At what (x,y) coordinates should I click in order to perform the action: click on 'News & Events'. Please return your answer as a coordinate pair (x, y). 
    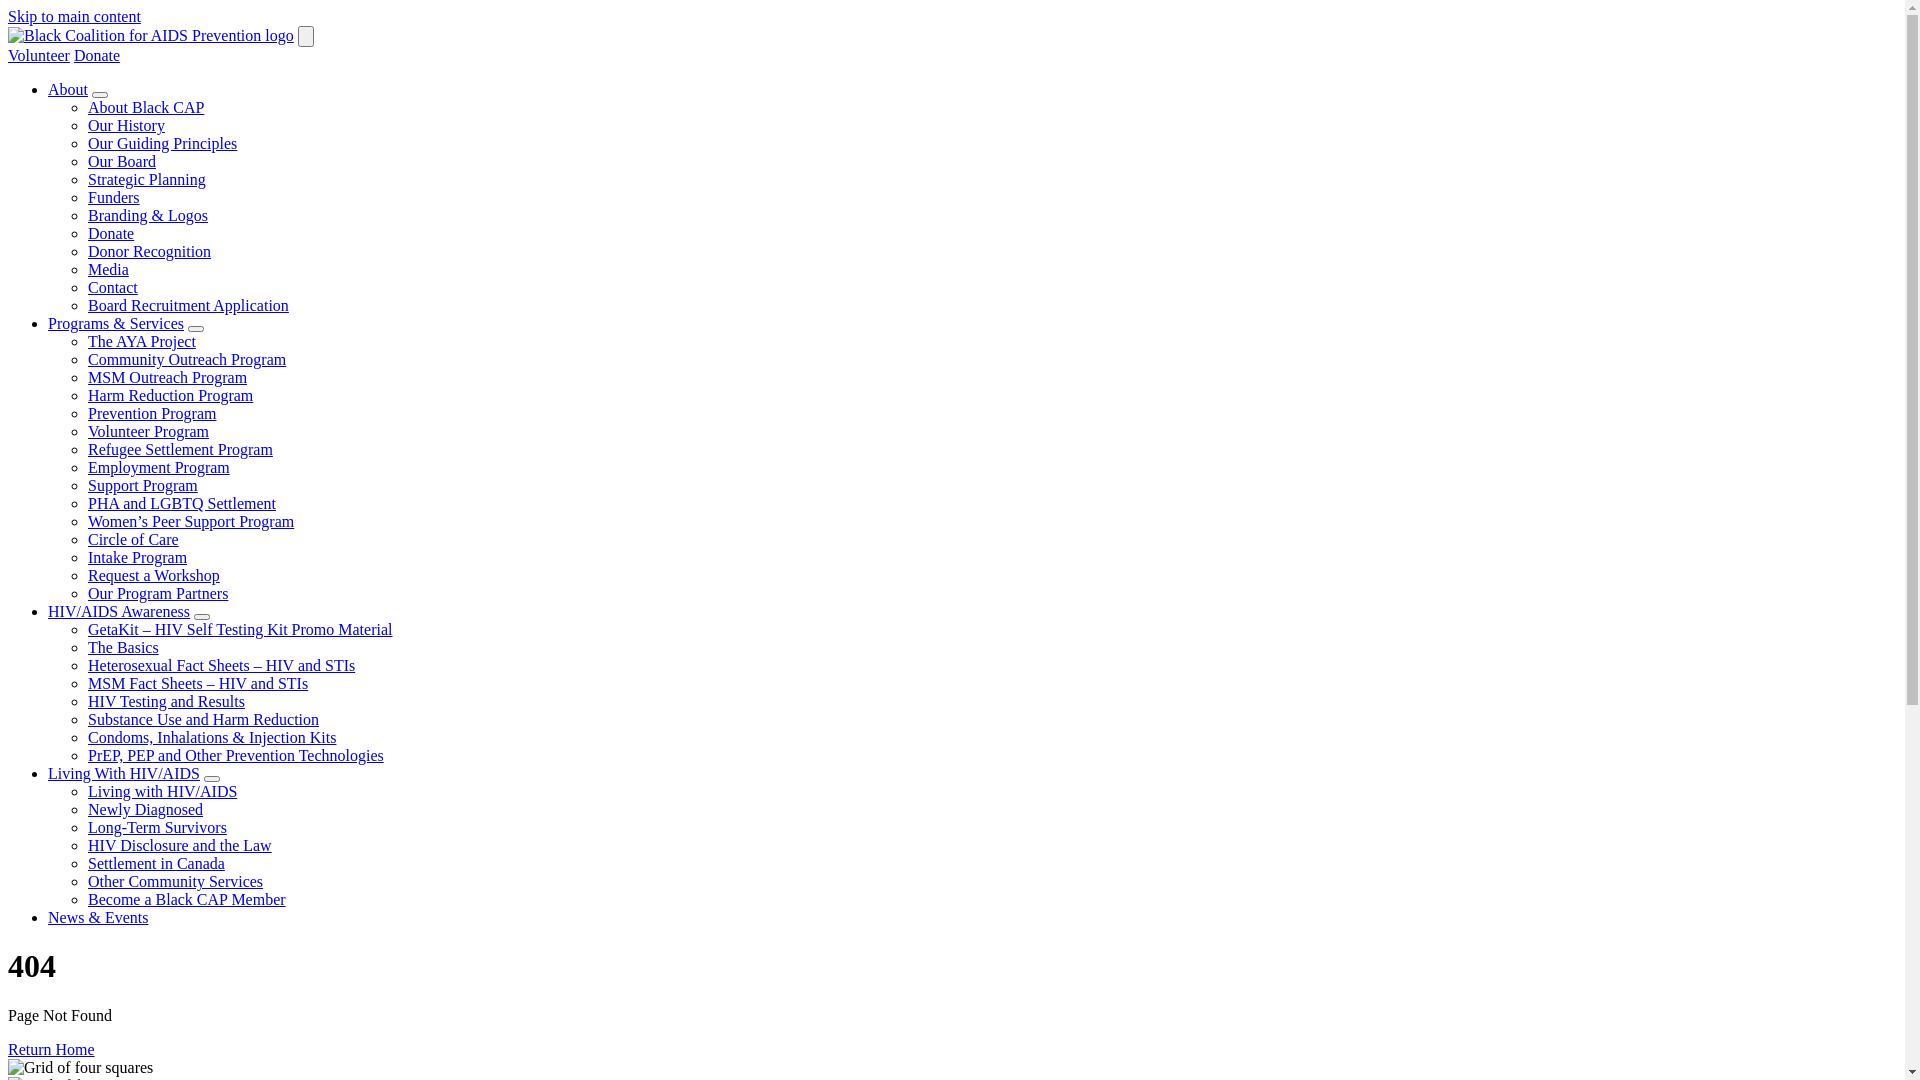
    Looking at the image, I should click on (96, 917).